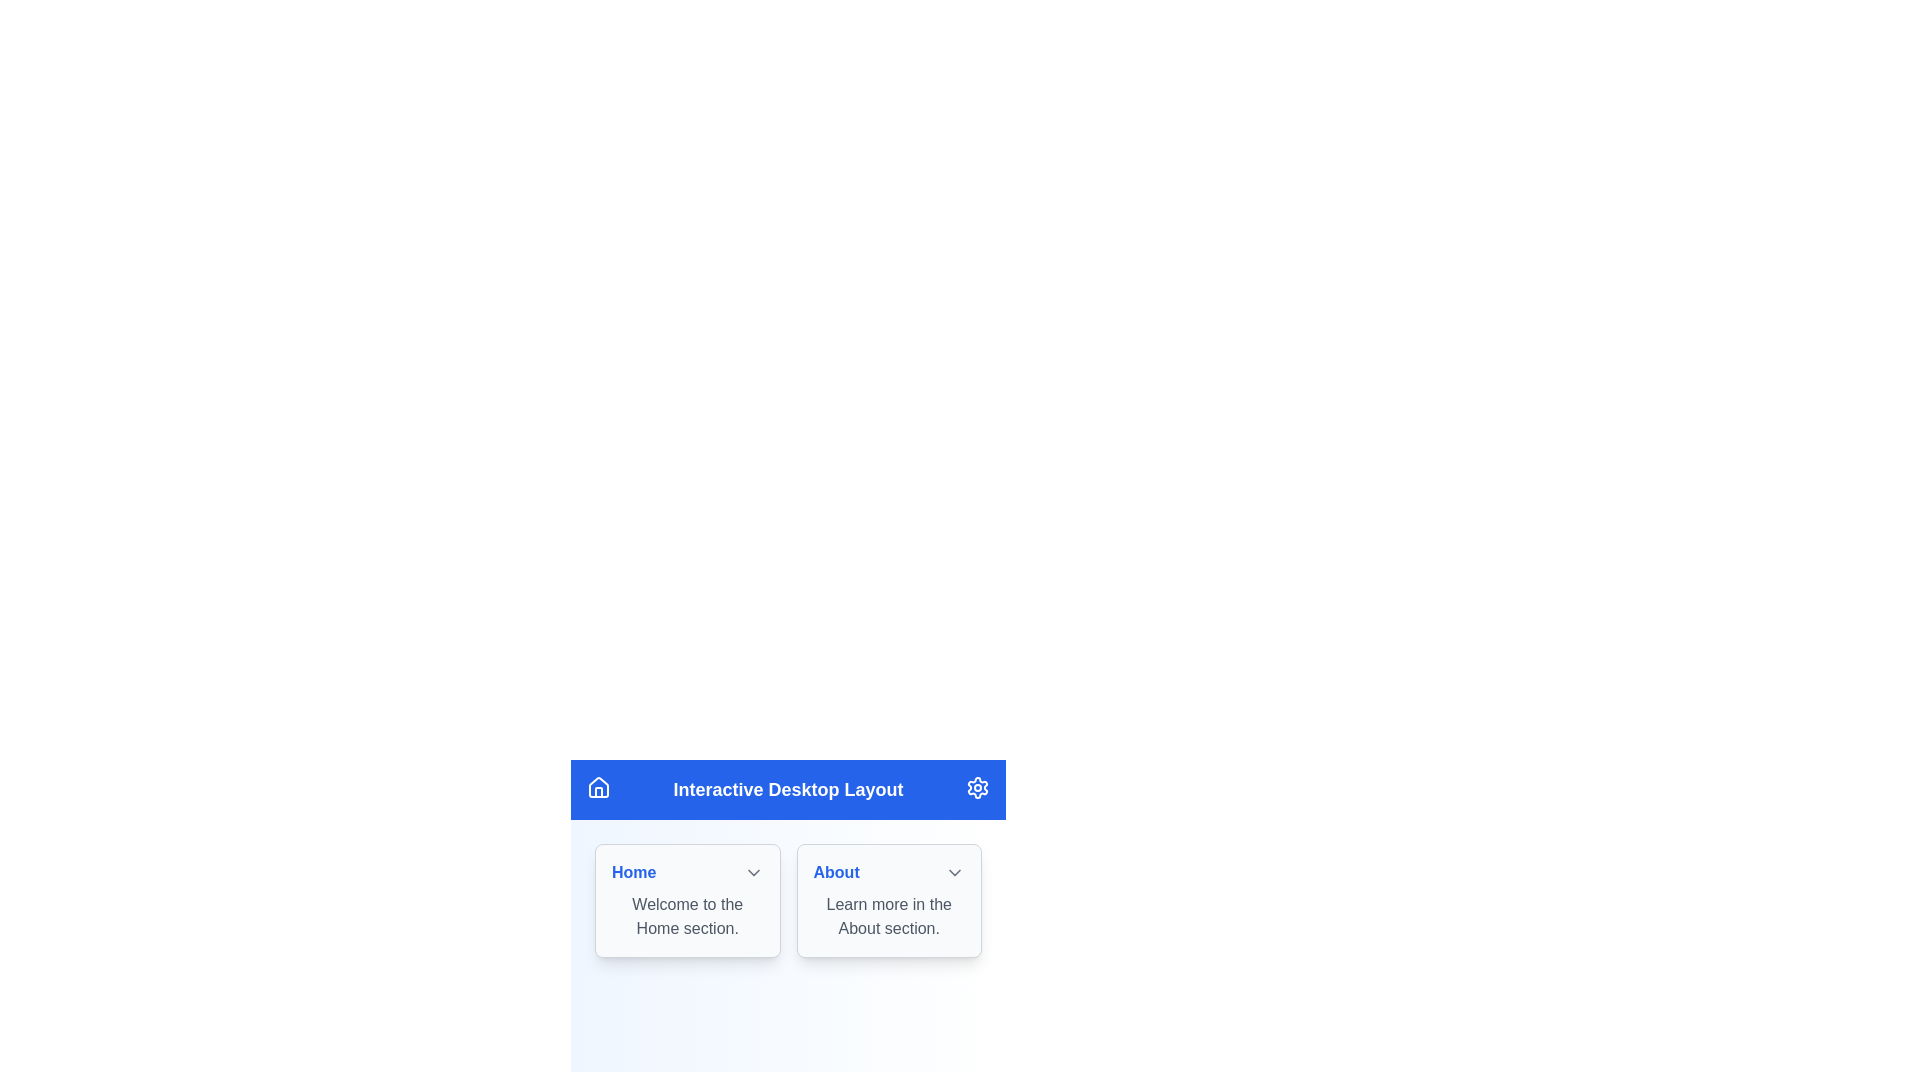 The image size is (1920, 1080). I want to click on the inner section of the house icon located at the far left of the navigation bar, which is styled with a blue background and white outline, so click(598, 791).